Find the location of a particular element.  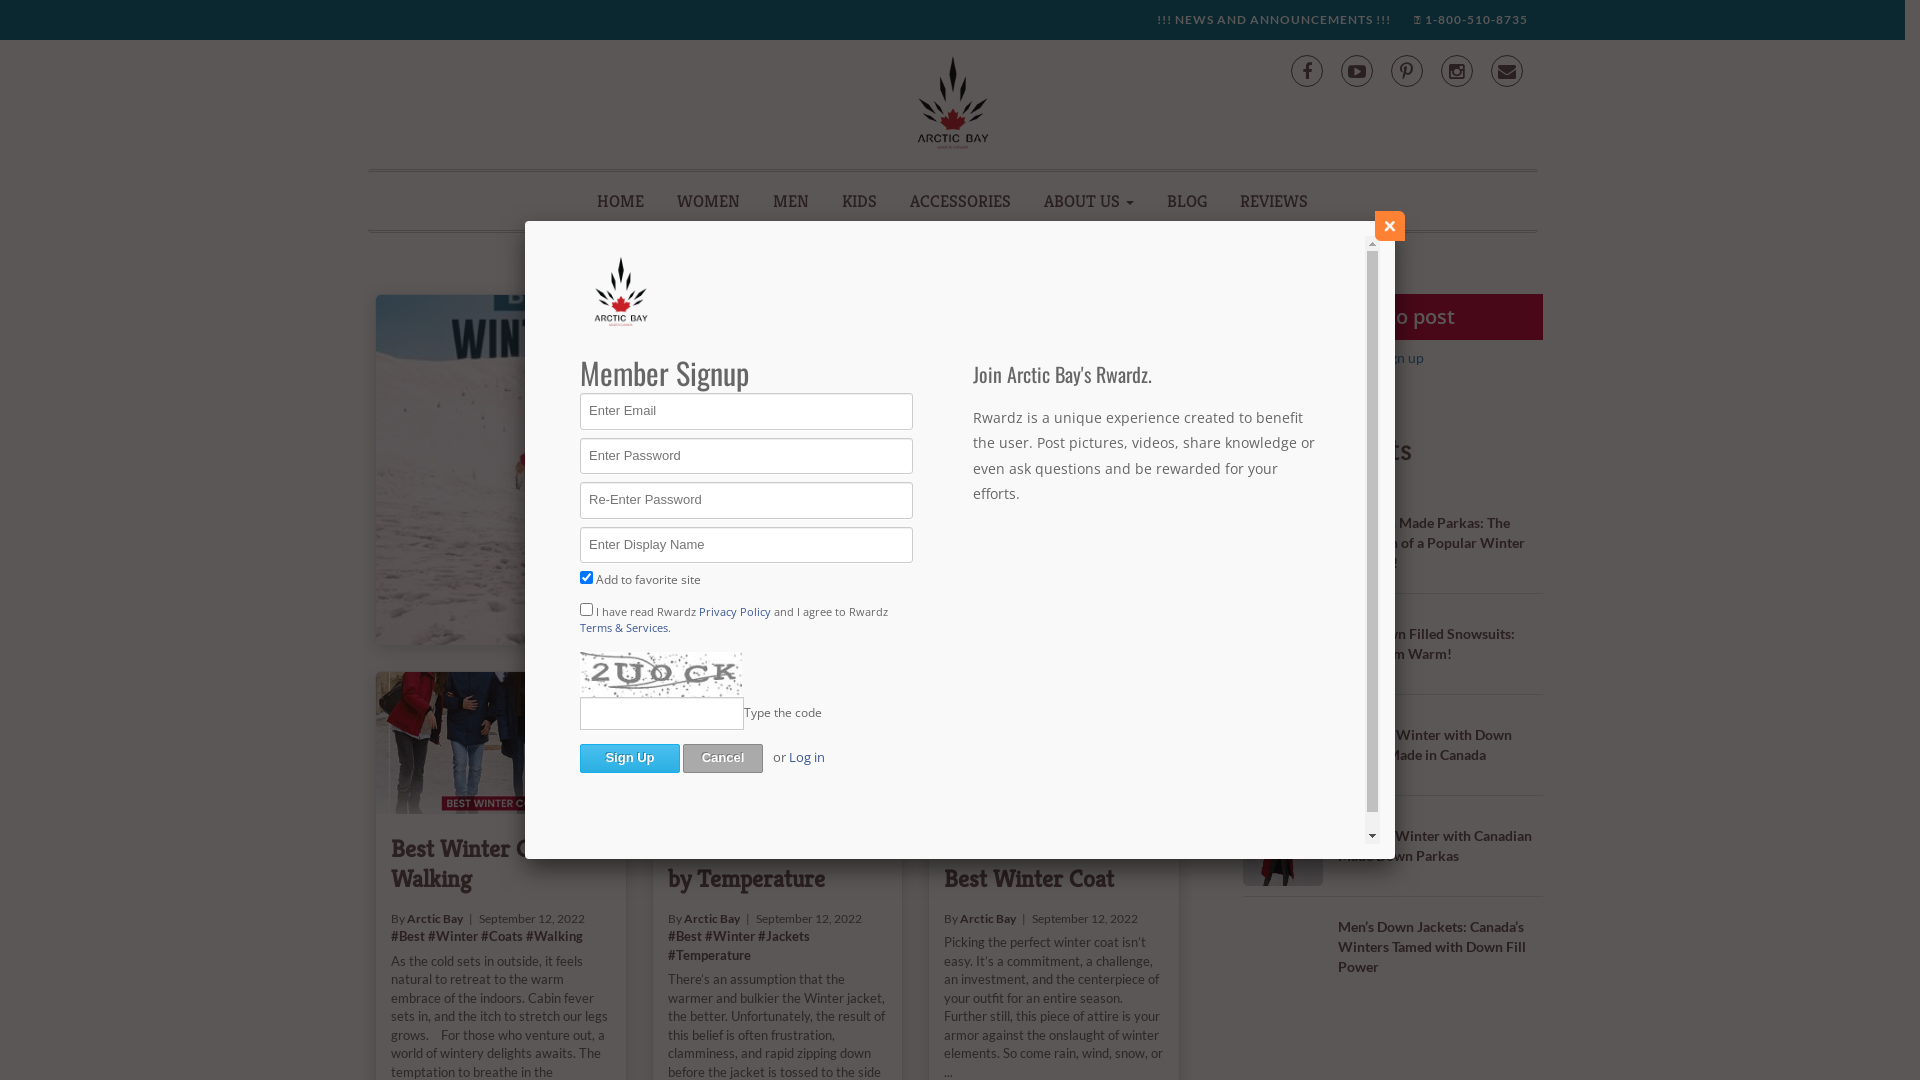

'ACCESSORIES' is located at coordinates (960, 200).